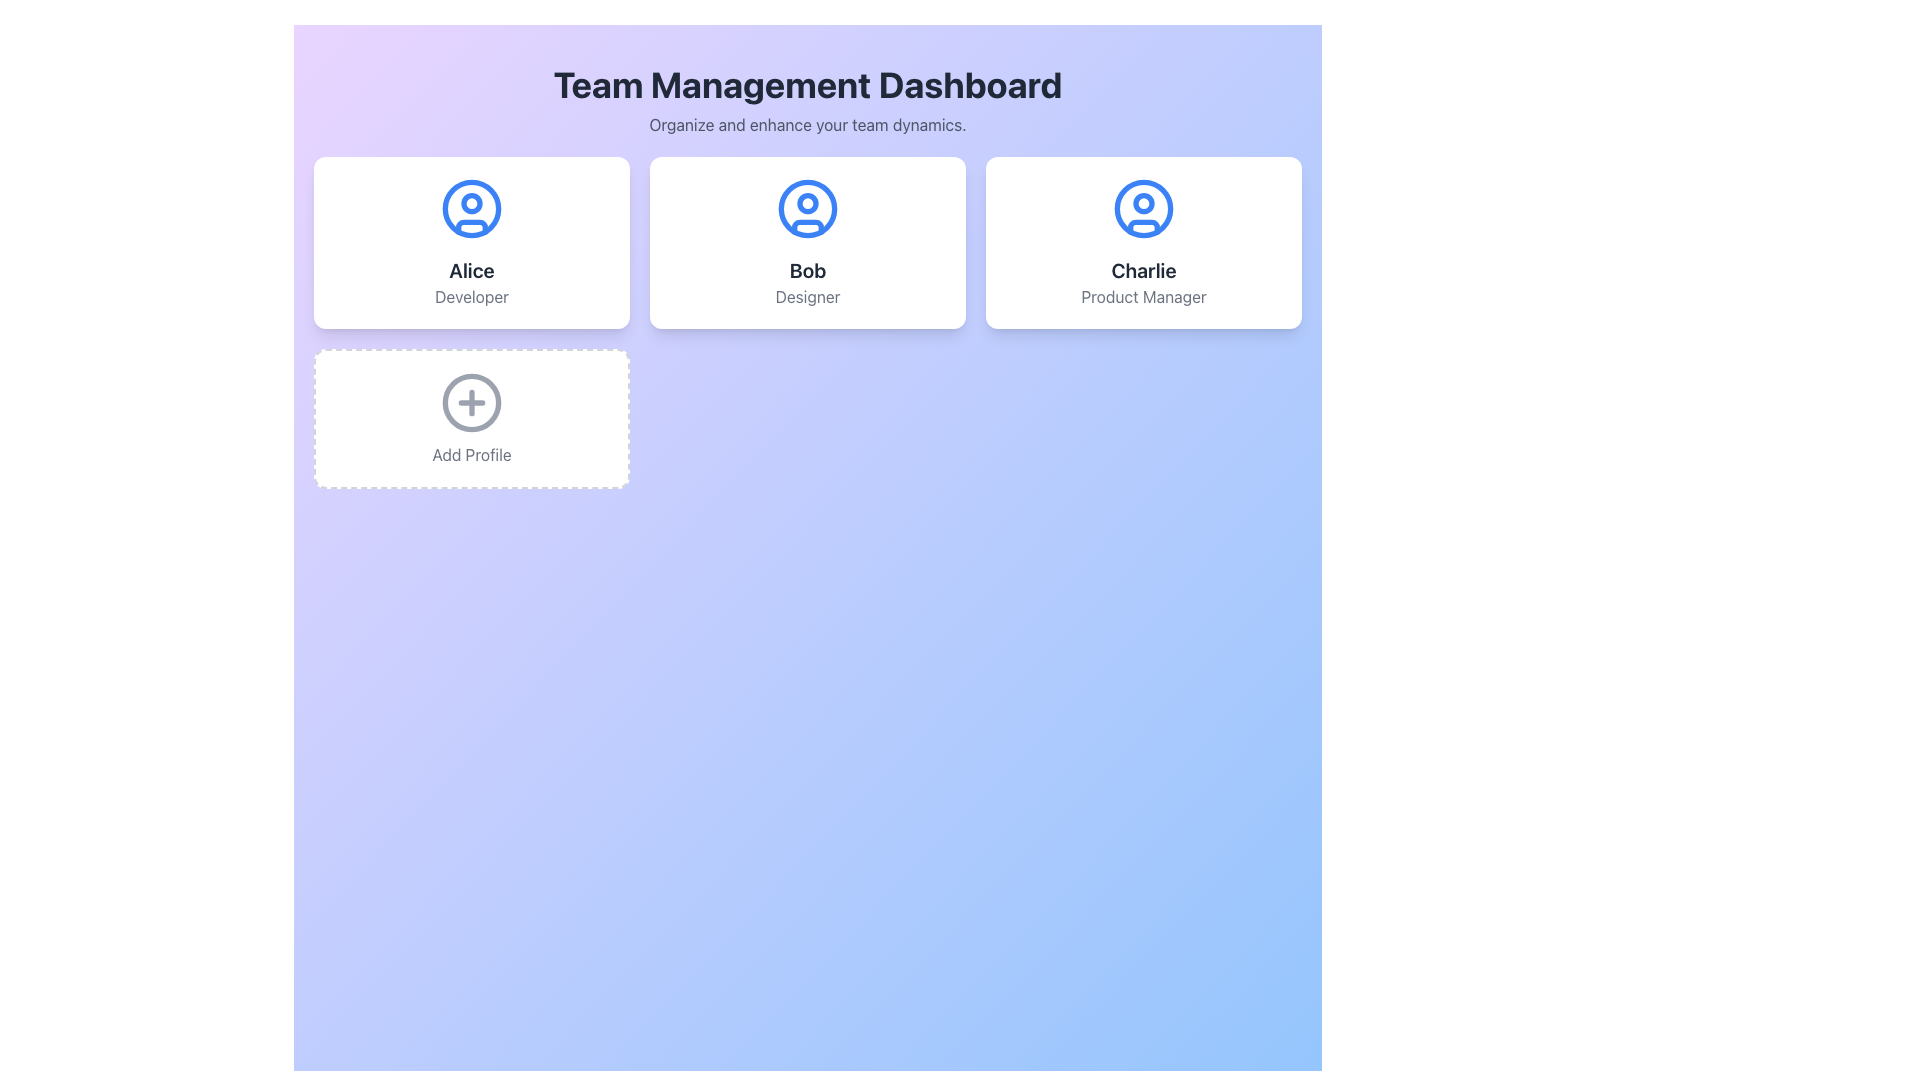 This screenshot has height=1080, width=1920. What do you see at coordinates (807, 83) in the screenshot?
I see `the 'Team Management Dashboard' text element, which is a large, bold heading located at the top center of the interface` at bounding box center [807, 83].